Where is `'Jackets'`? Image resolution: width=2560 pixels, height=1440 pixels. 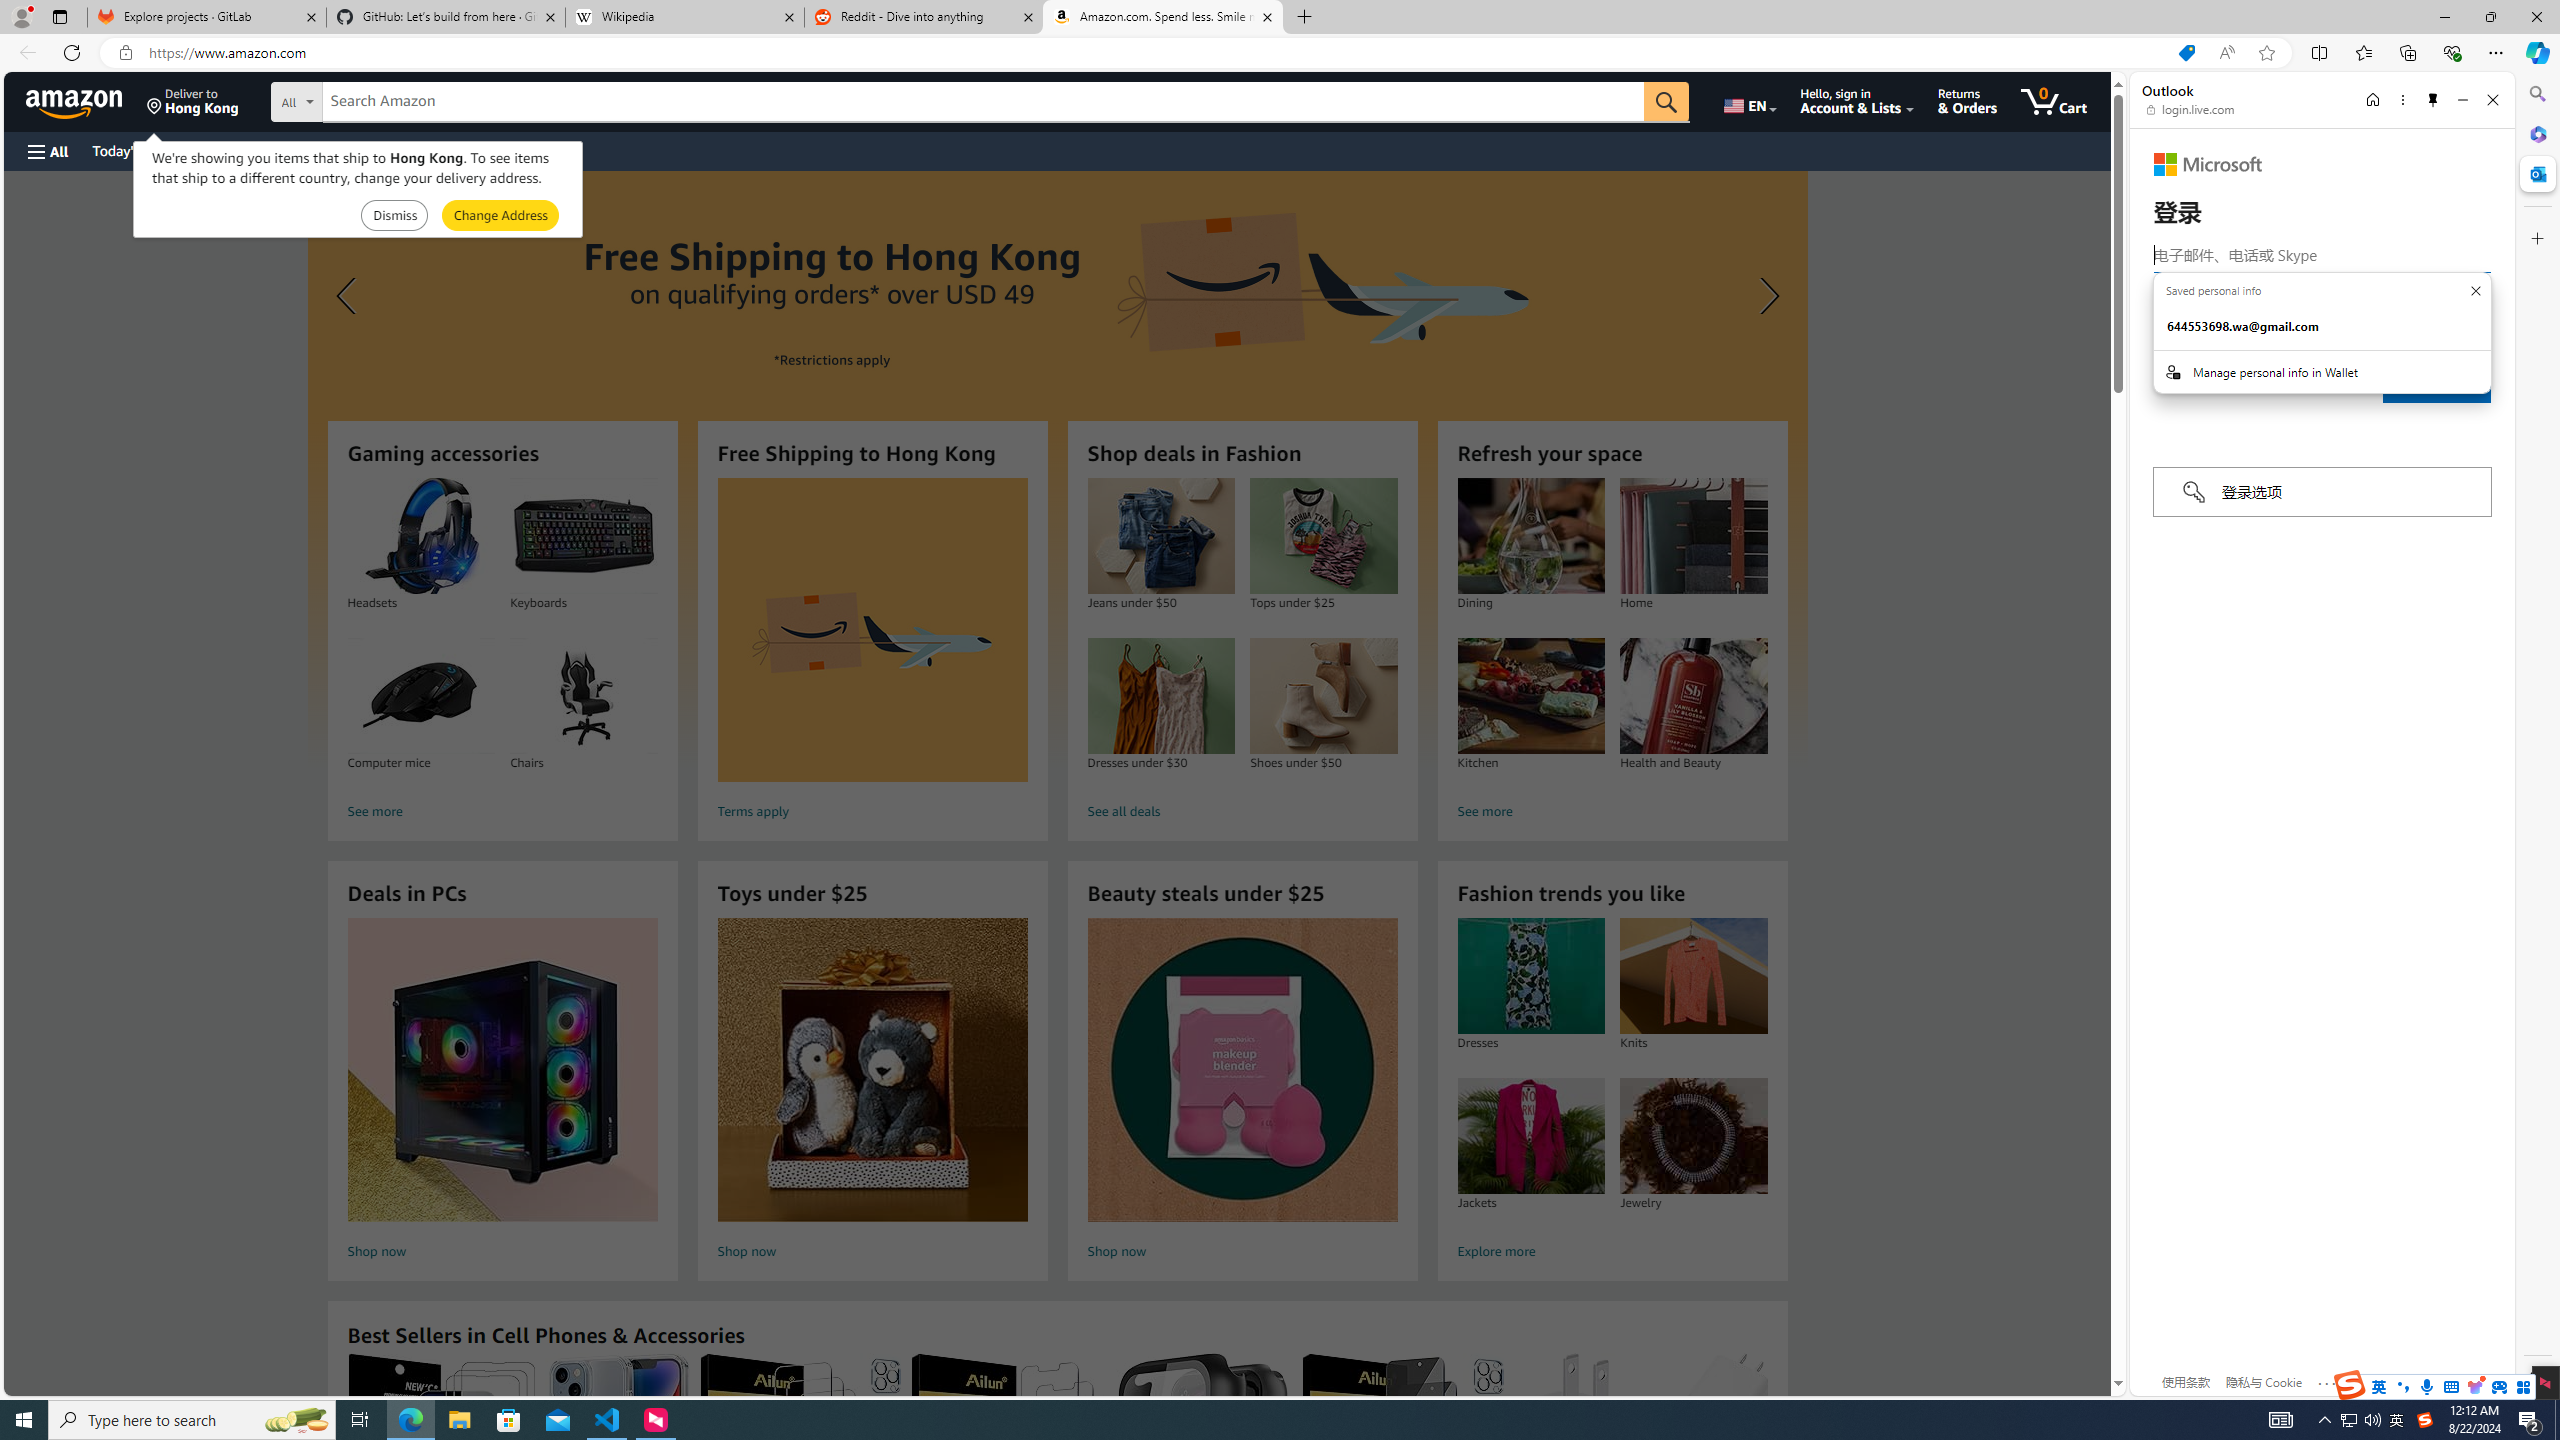 'Jackets' is located at coordinates (1529, 1135).